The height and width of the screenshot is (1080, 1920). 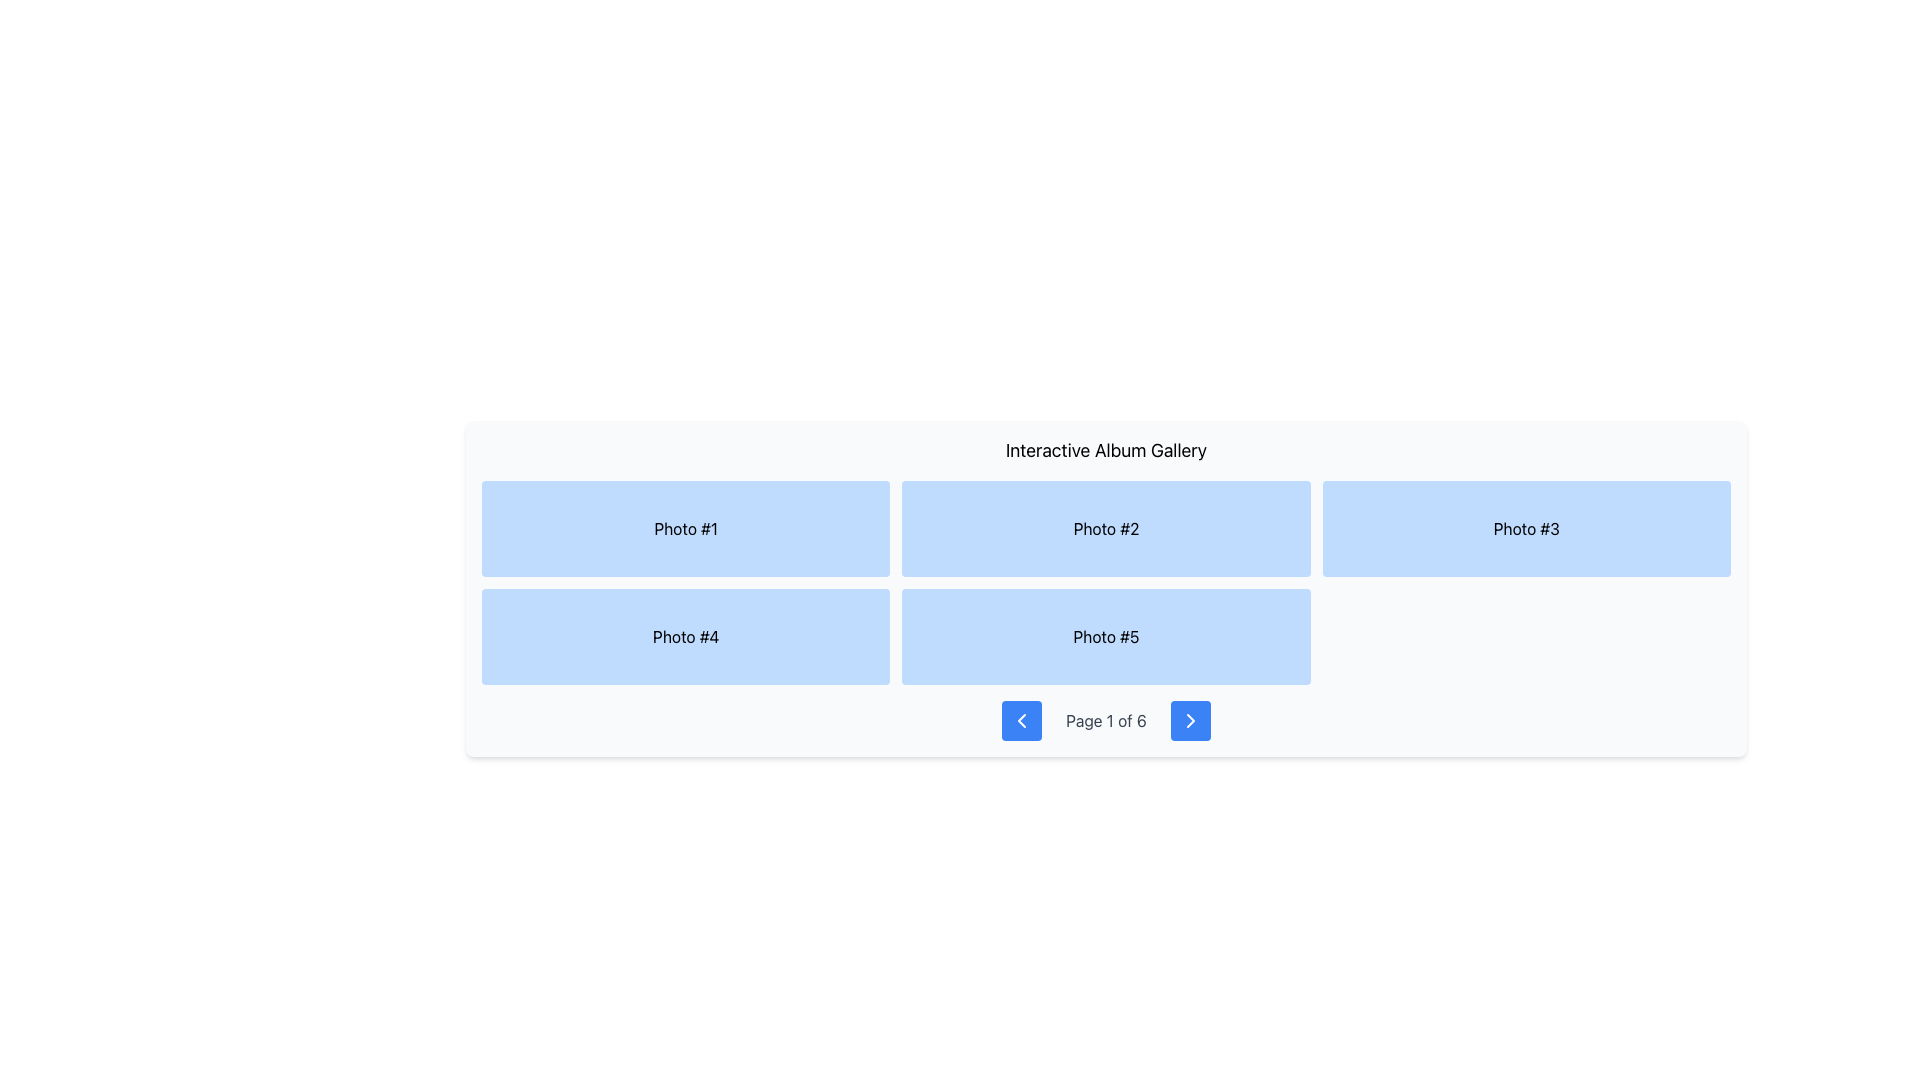 What do you see at coordinates (1105, 721) in the screenshot?
I see `the text label displaying 'Page 1 of 6' in a gray font, centrally aligned in the pagination bar below the photo grid` at bounding box center [1105, 721].